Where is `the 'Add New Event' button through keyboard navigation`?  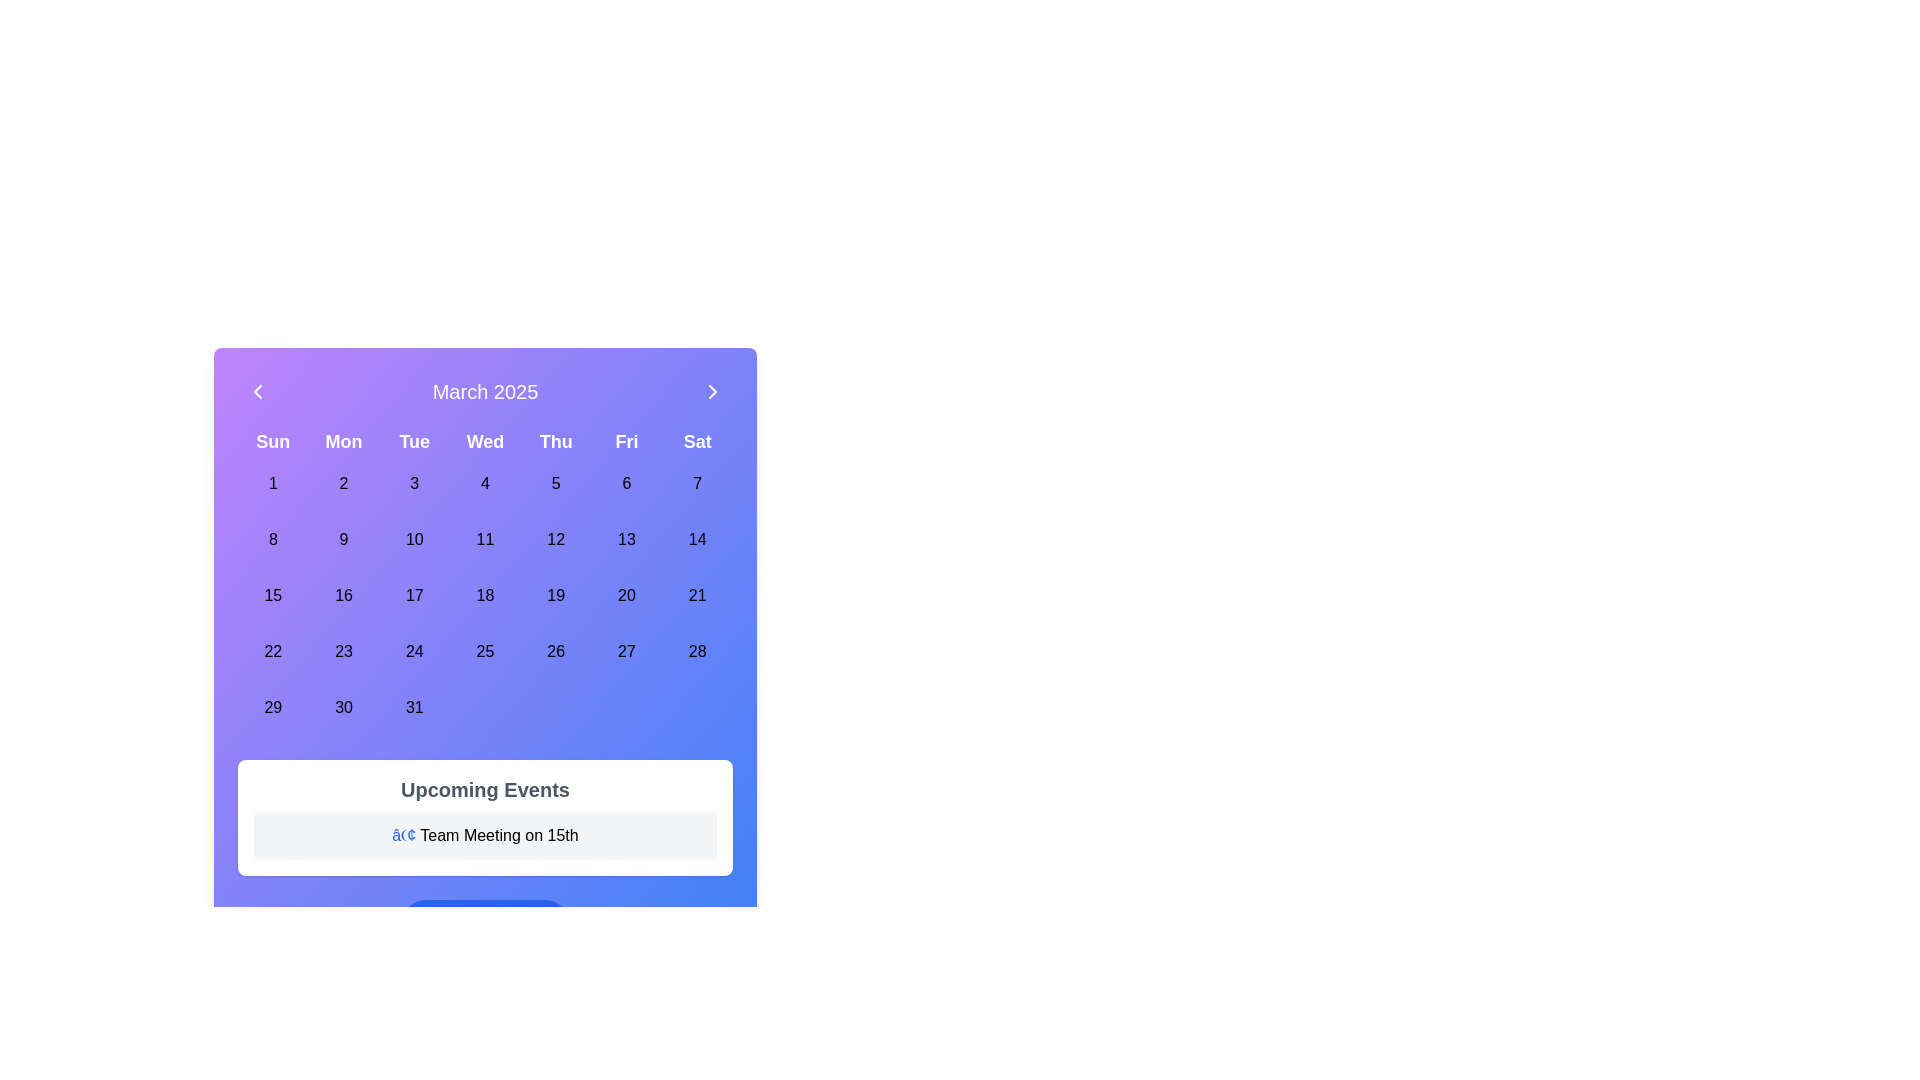
the 'Add New Event' button through keyboard navigation is located at coordinates (485, 924).